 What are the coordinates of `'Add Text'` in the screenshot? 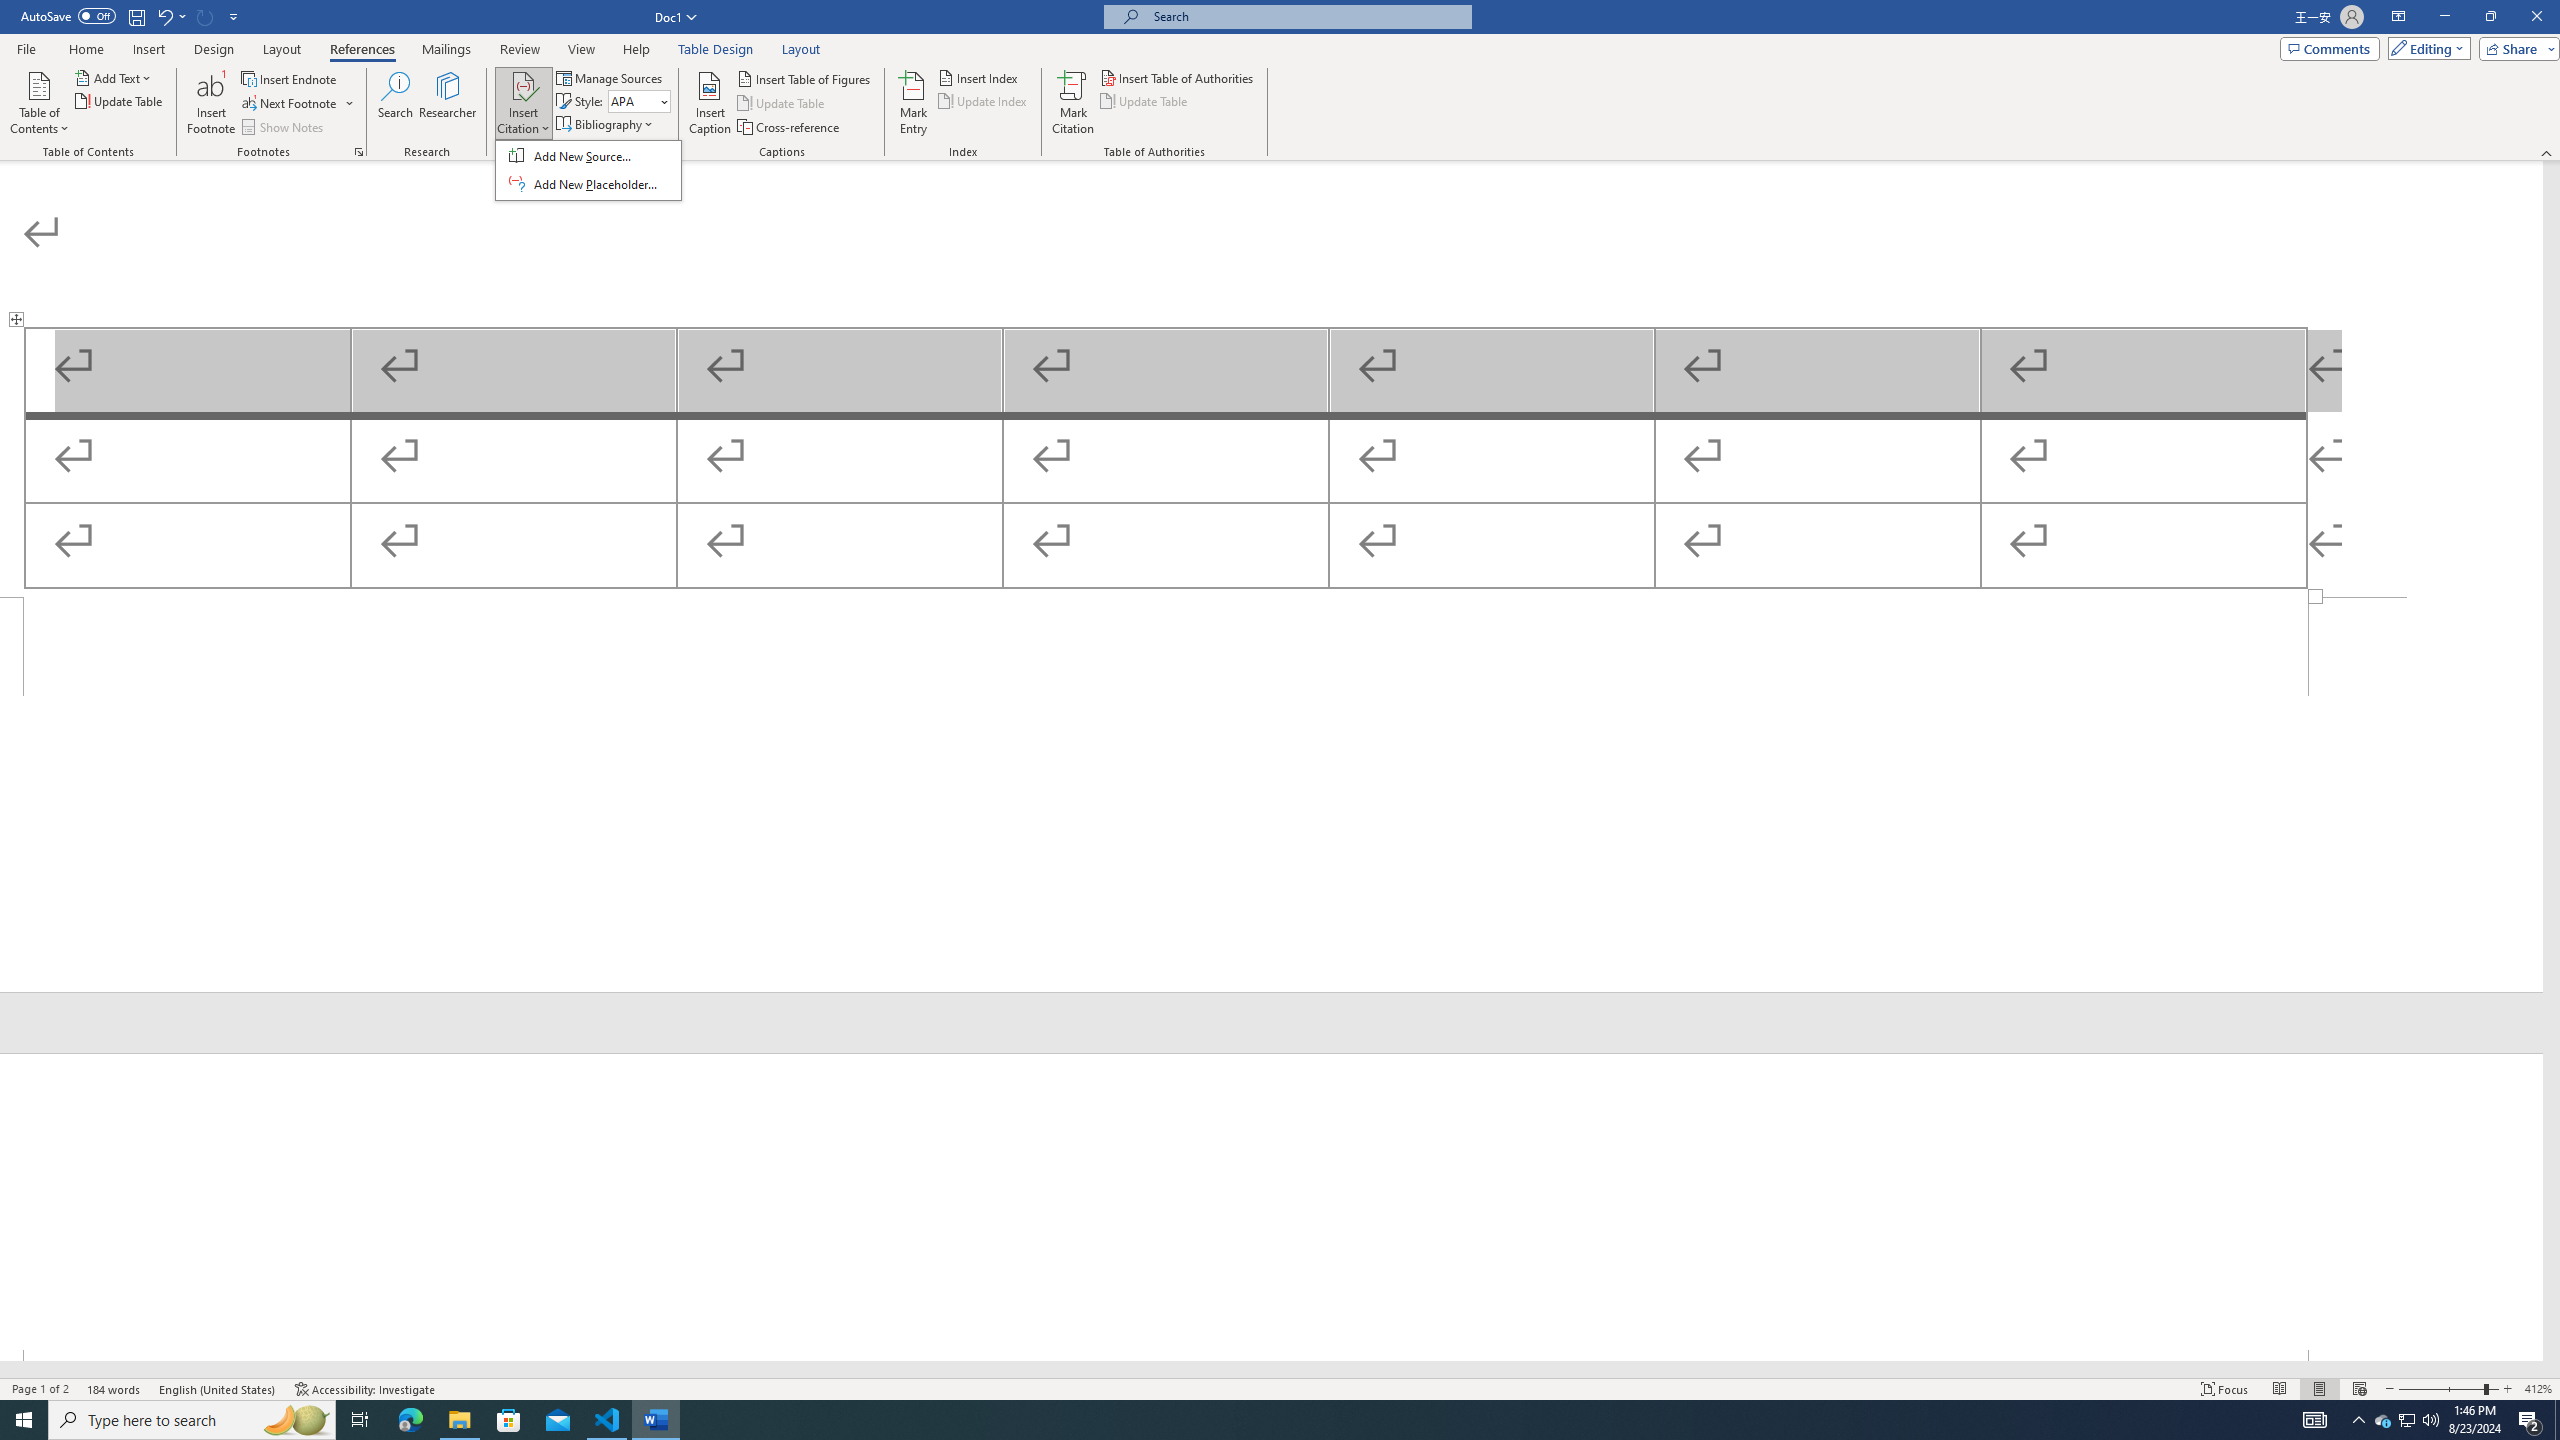 It's located at (114, 77).